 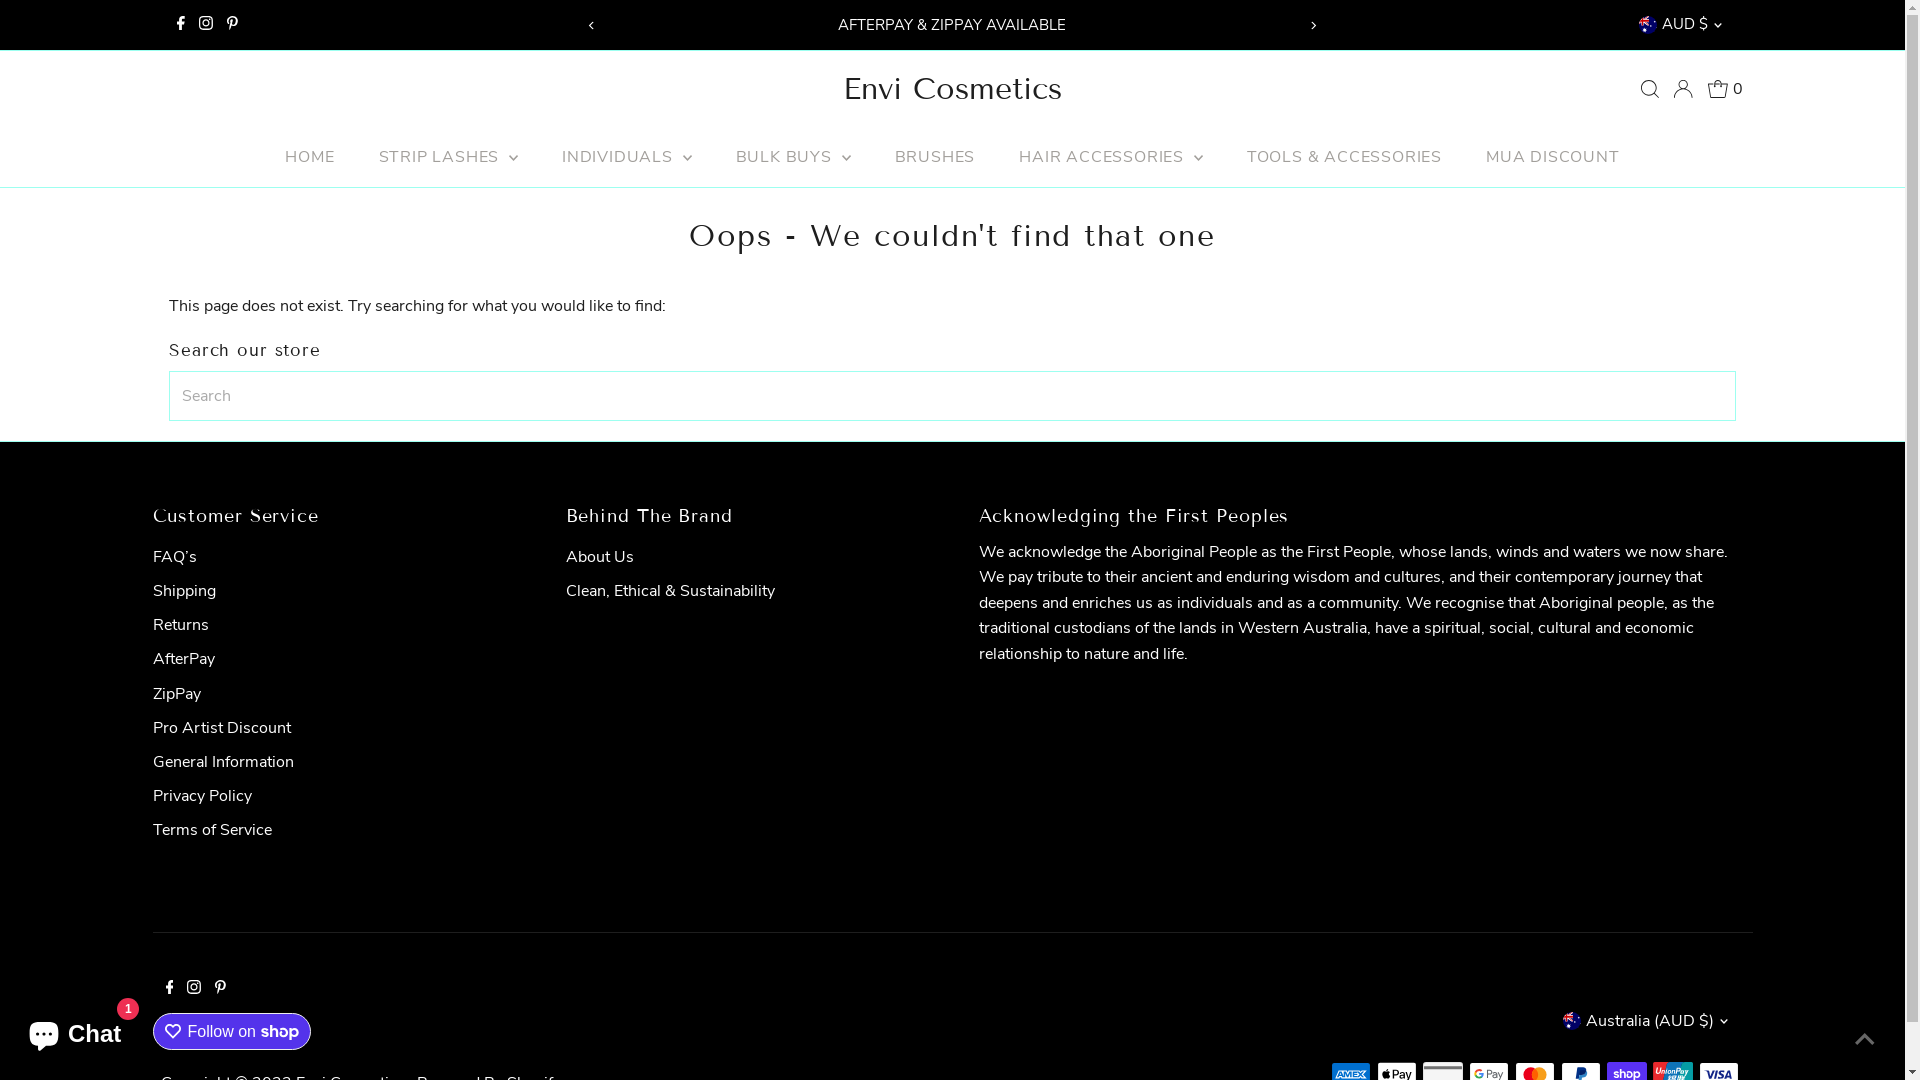 I want to click on 'Terms of Service', so click(x=211, y=829).